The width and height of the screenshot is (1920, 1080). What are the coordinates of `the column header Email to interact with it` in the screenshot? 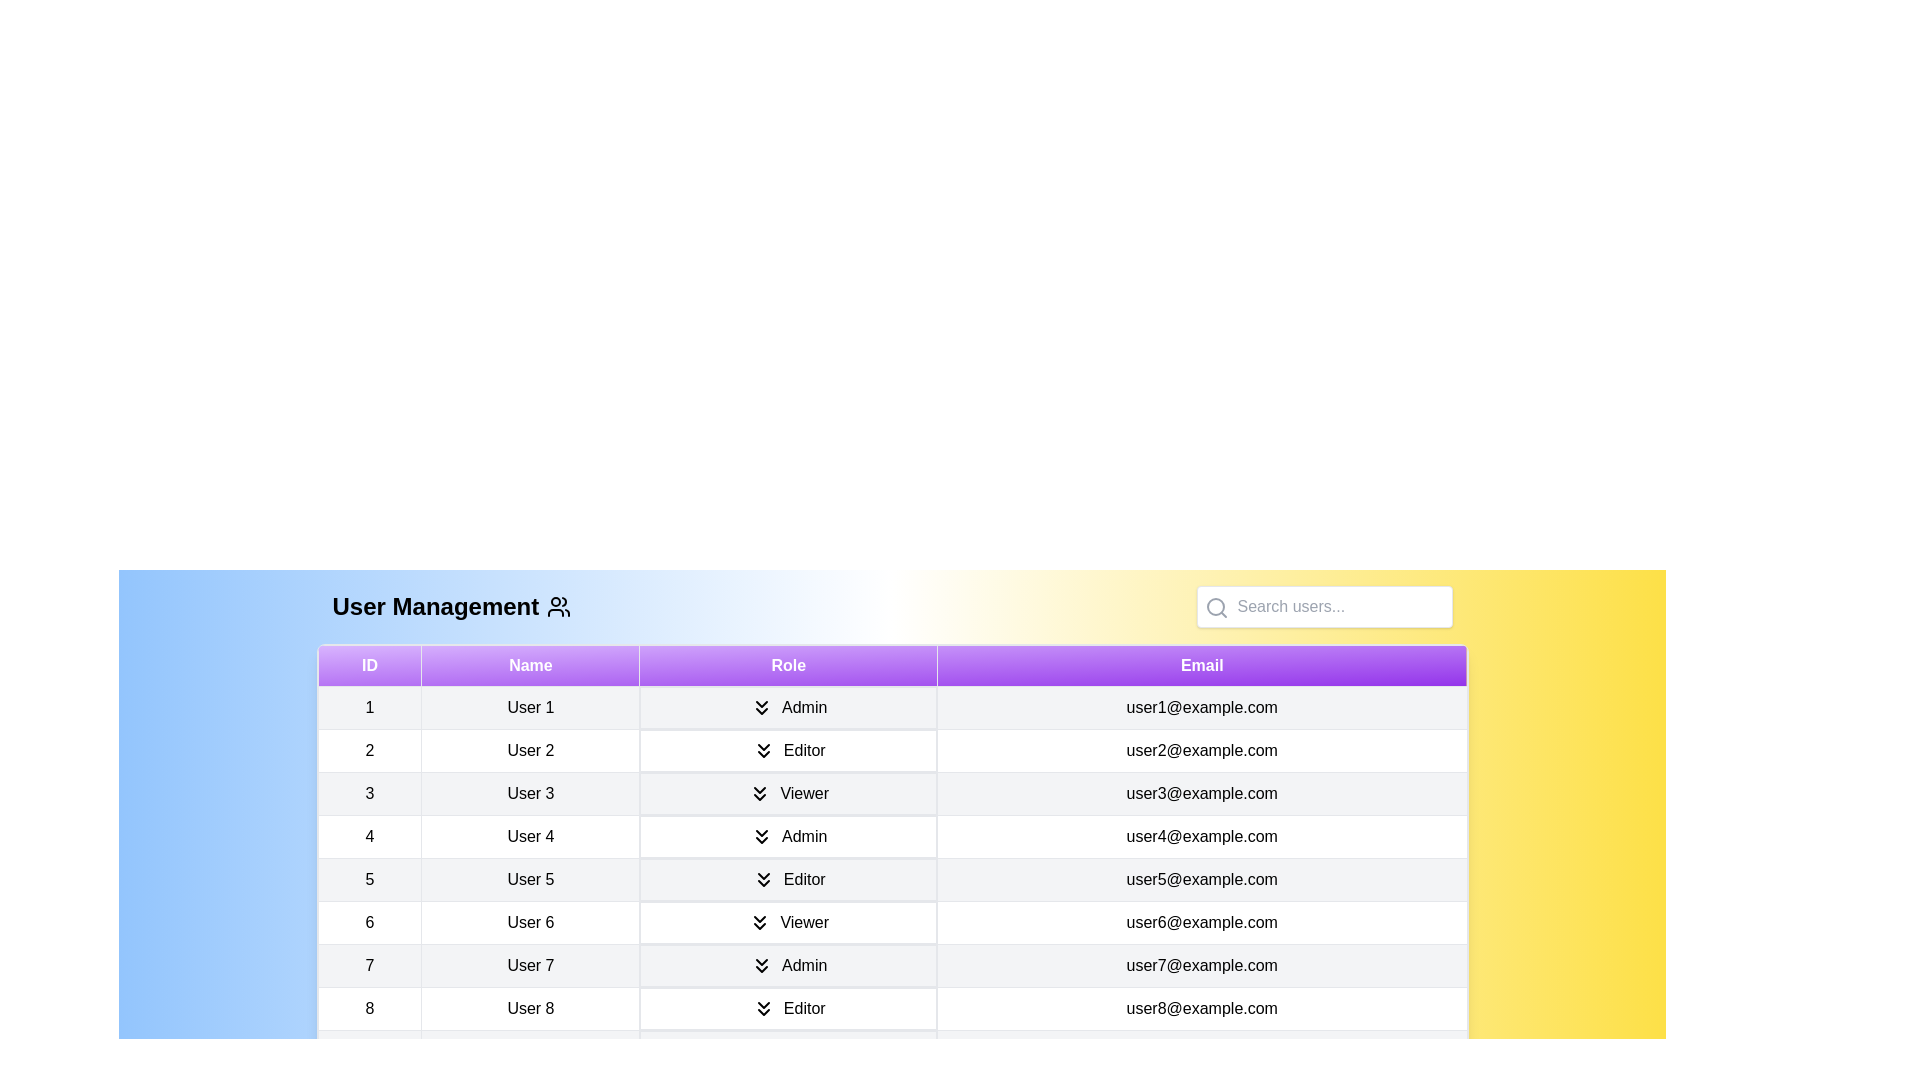 It's located at (1201, 666).